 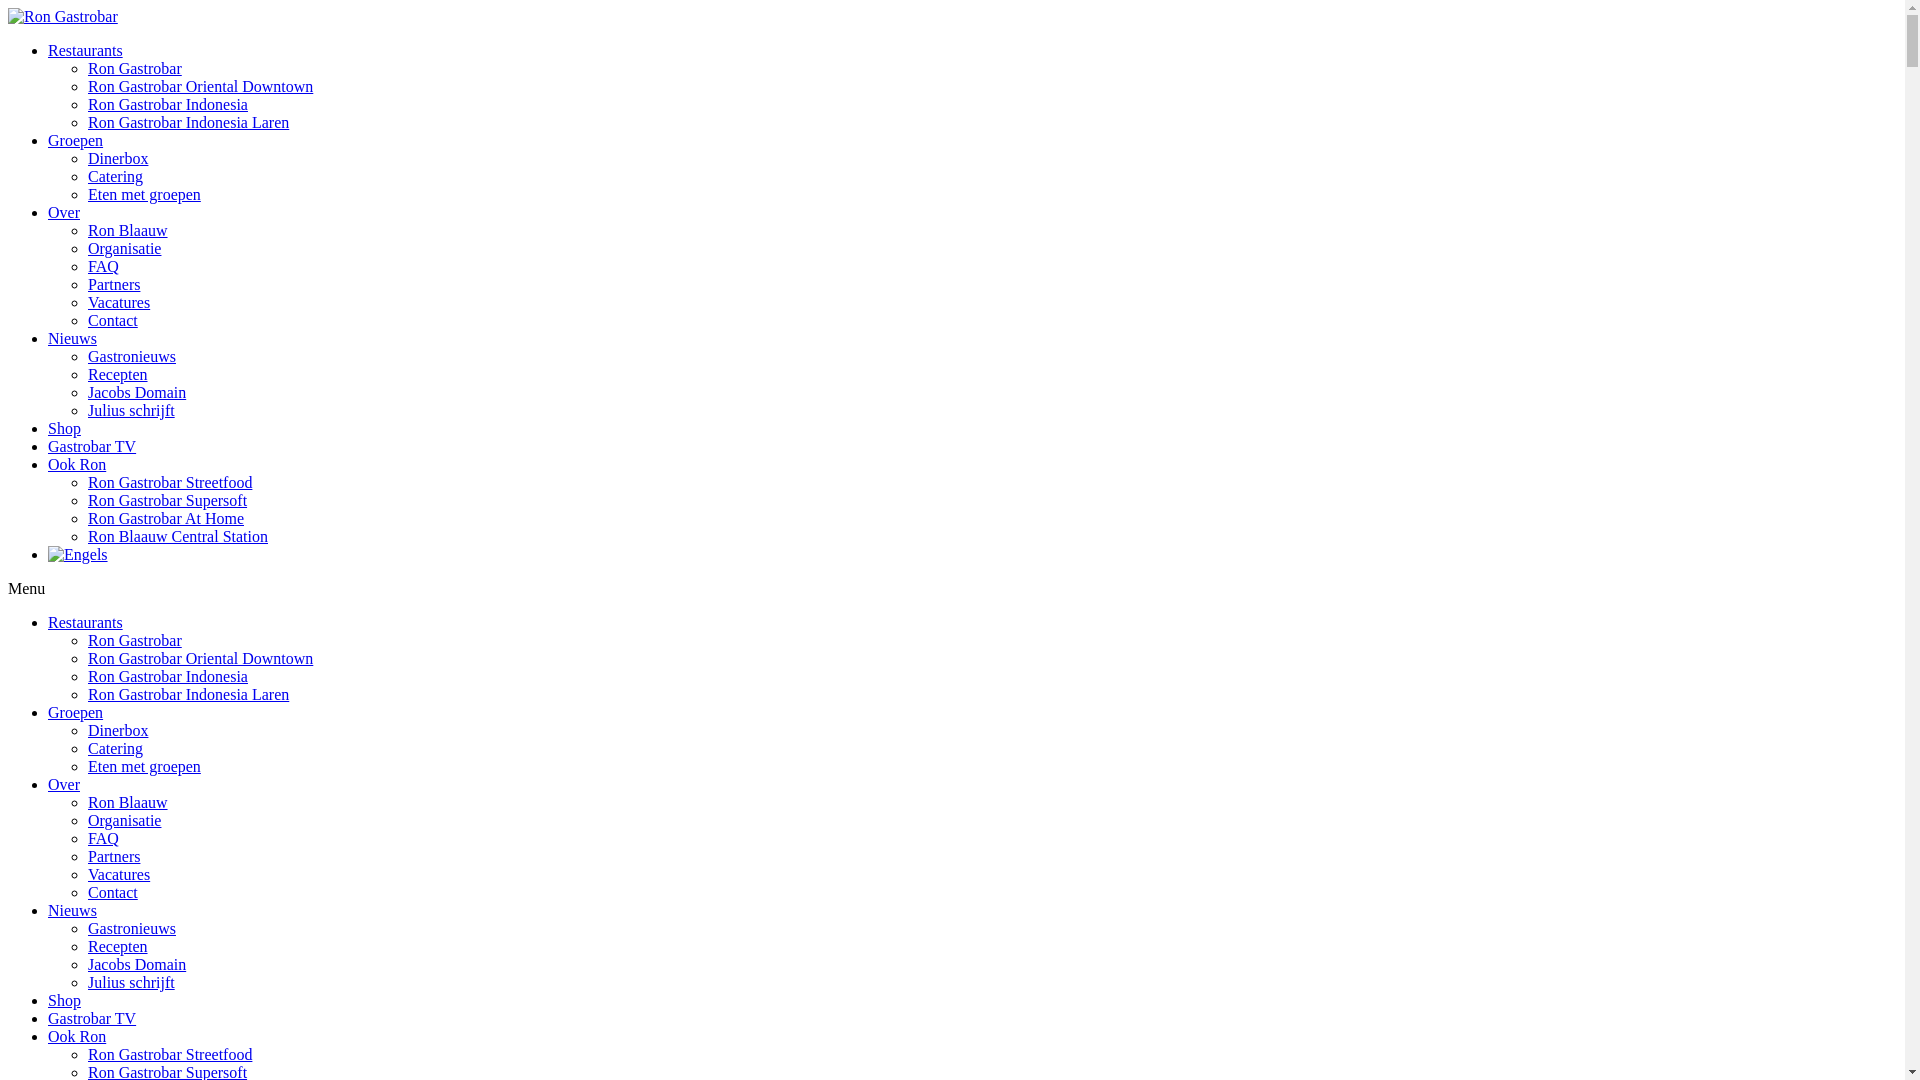 I want to click on 'Ron Gastrobar Oriental Downtown', so click(x=200, y=658).